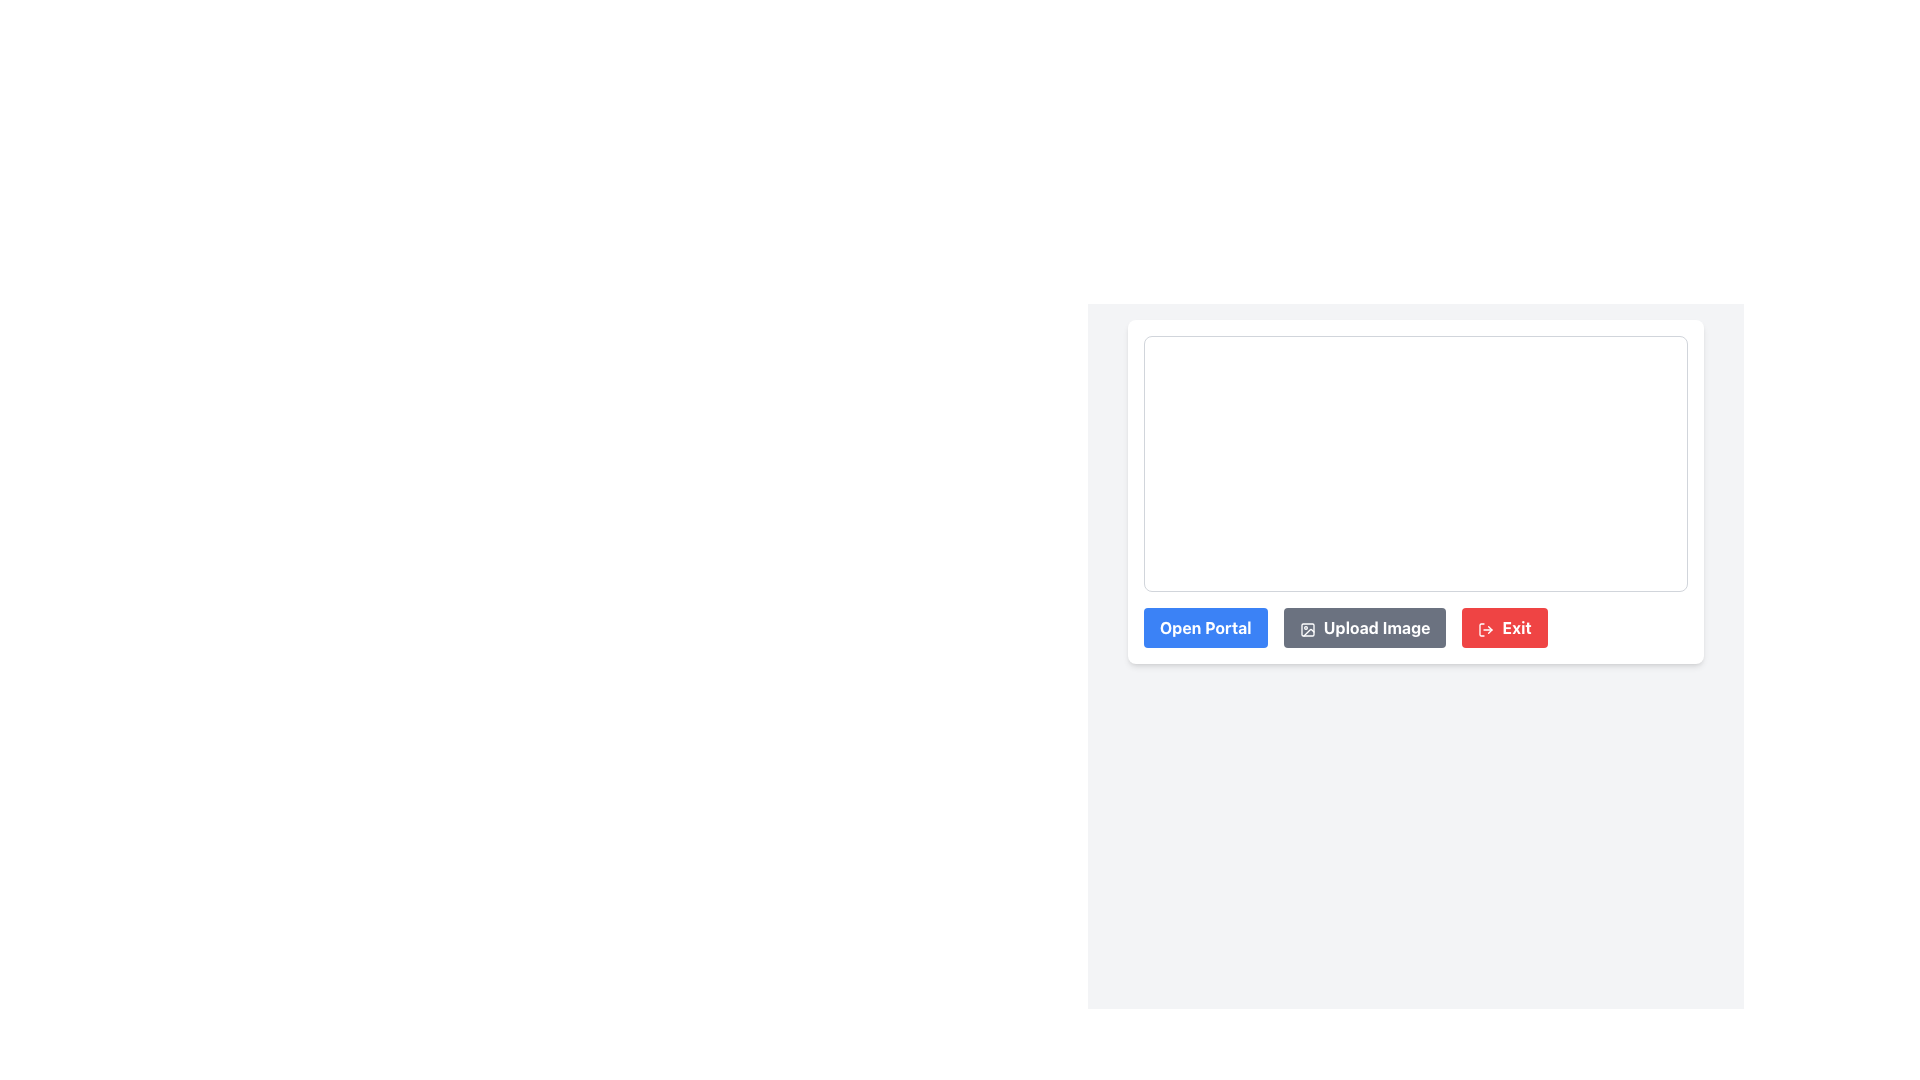  Describe the element at coordinates (1415, 619) in the screenshot. I see `the second button in a horizontal row of three buttons at the bottom of the interface` at that location.